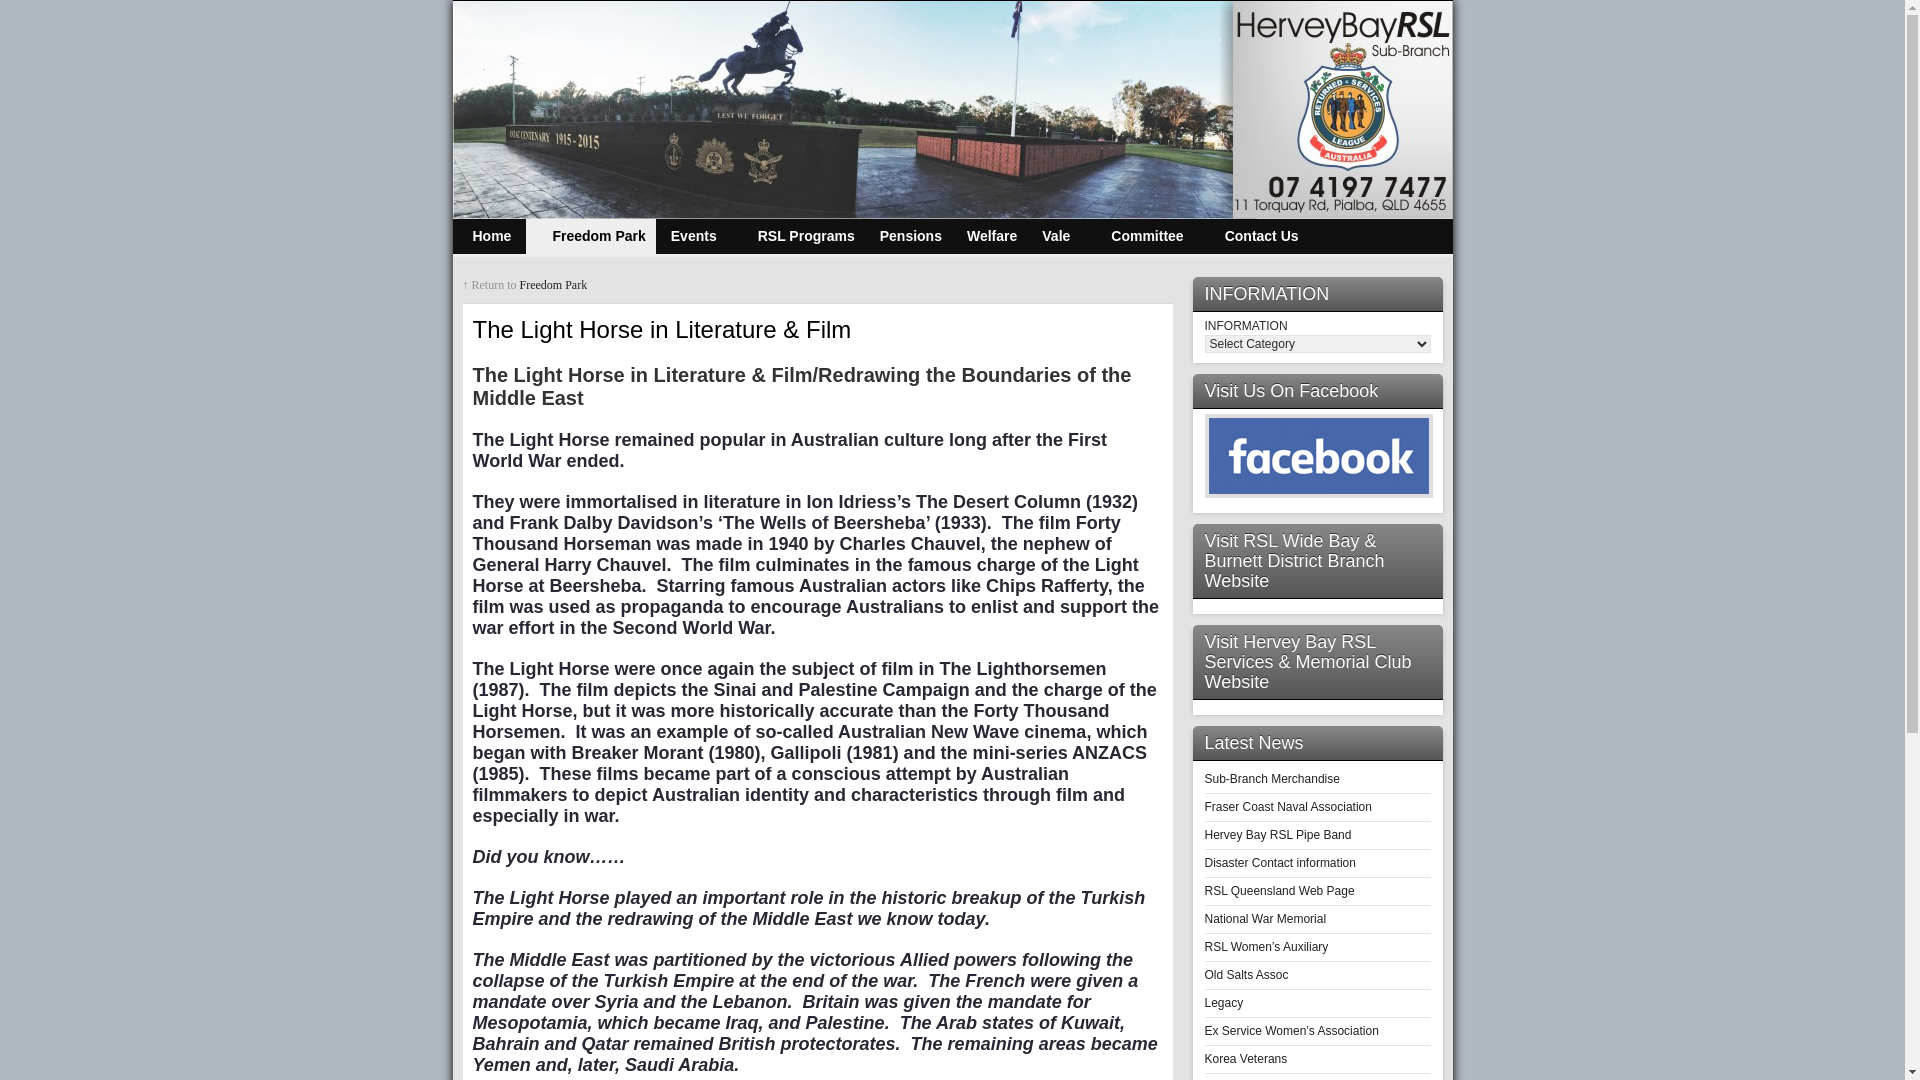 Image resolution: width=1920 pixels, height=1080 pixels. Describe the element at coordinates (1055, 235) in the screenshot. I see `'Vale'` at that location.